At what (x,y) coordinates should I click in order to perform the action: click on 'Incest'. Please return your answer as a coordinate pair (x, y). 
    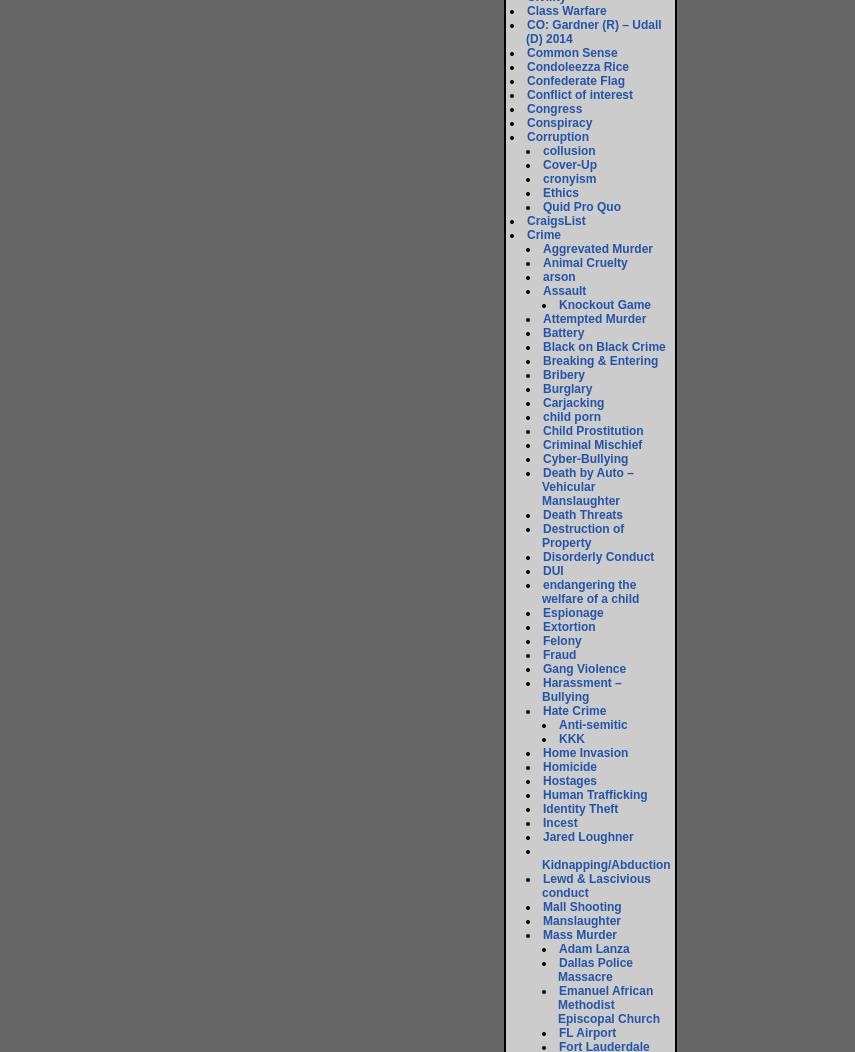
    Looking at the image, I should click on (559, 822).